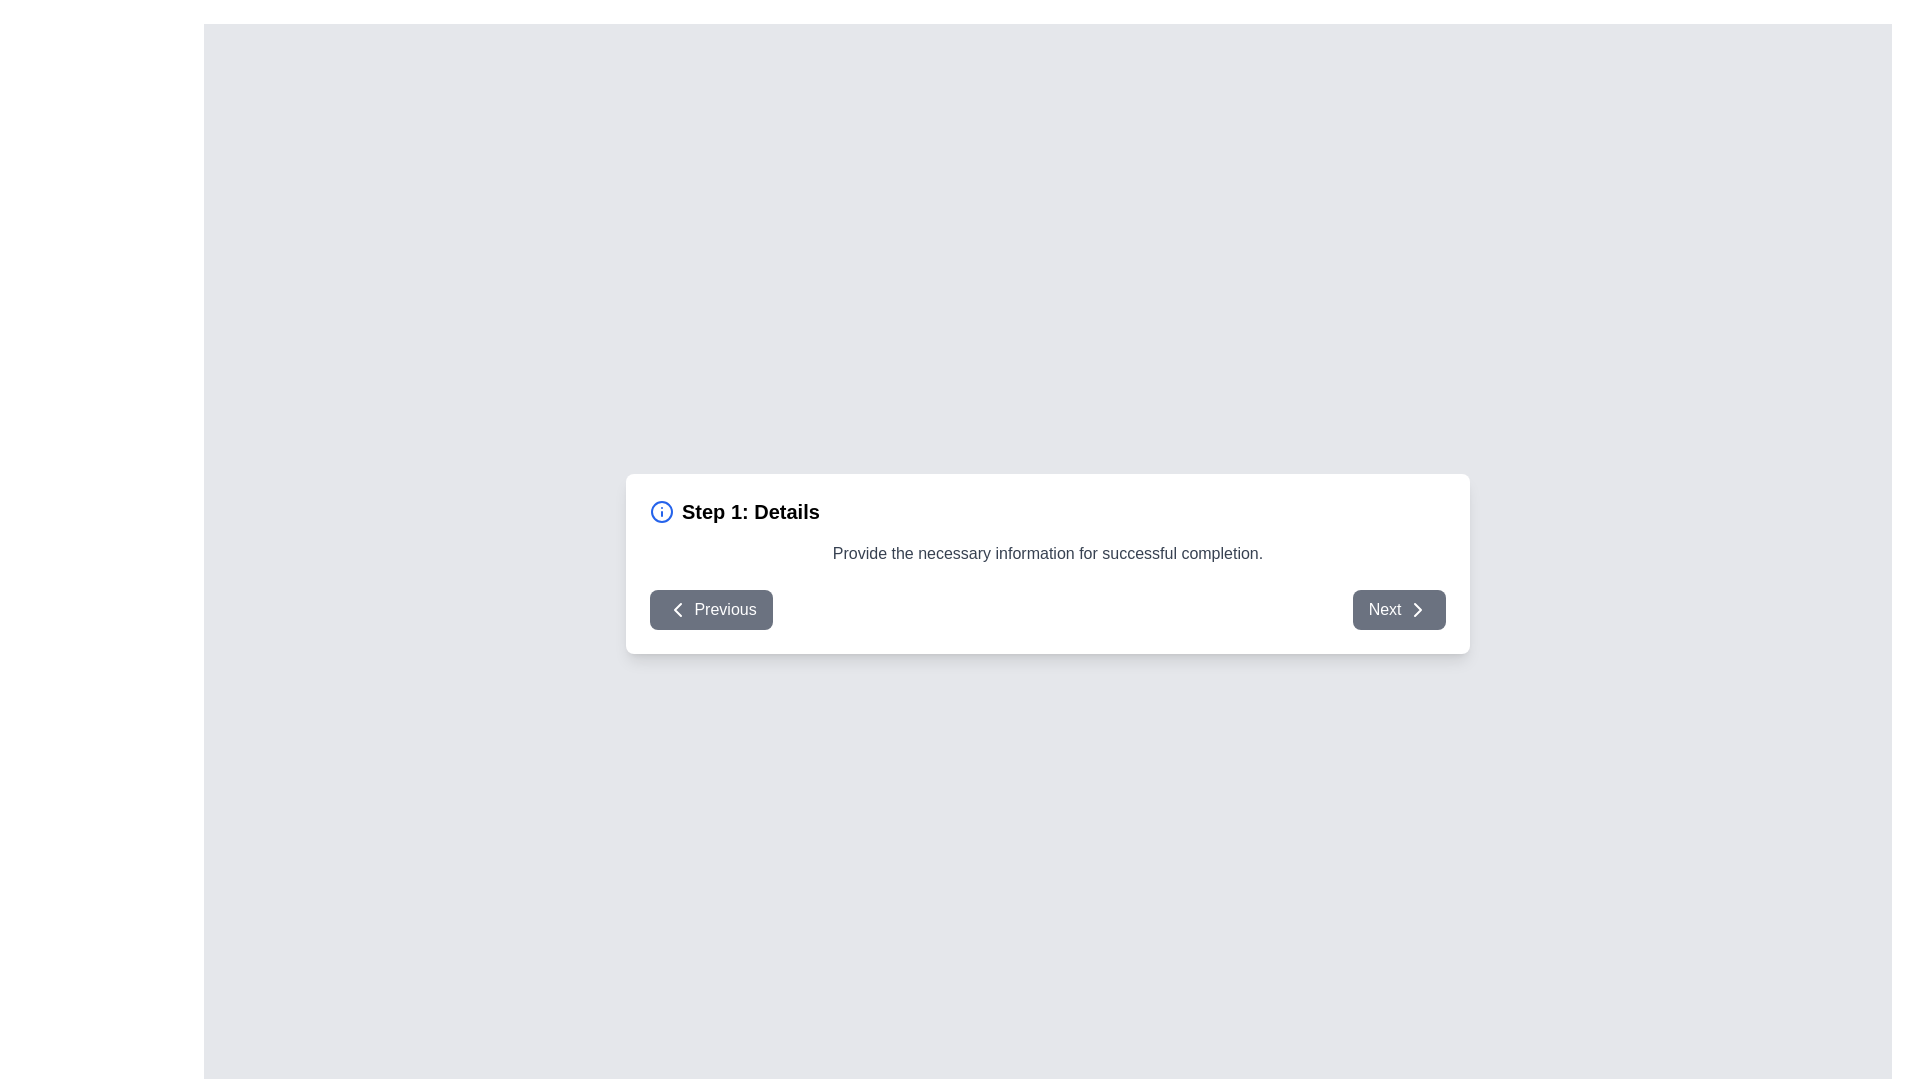 The height and width of the screenshot is (1080, 1920). What do you see at coordinates (1046, 552) in the screenshot?
I see `the static text label stating 'Provide the necessary information for successful completion.' for reading its content` at bounding box center [1046, 552].